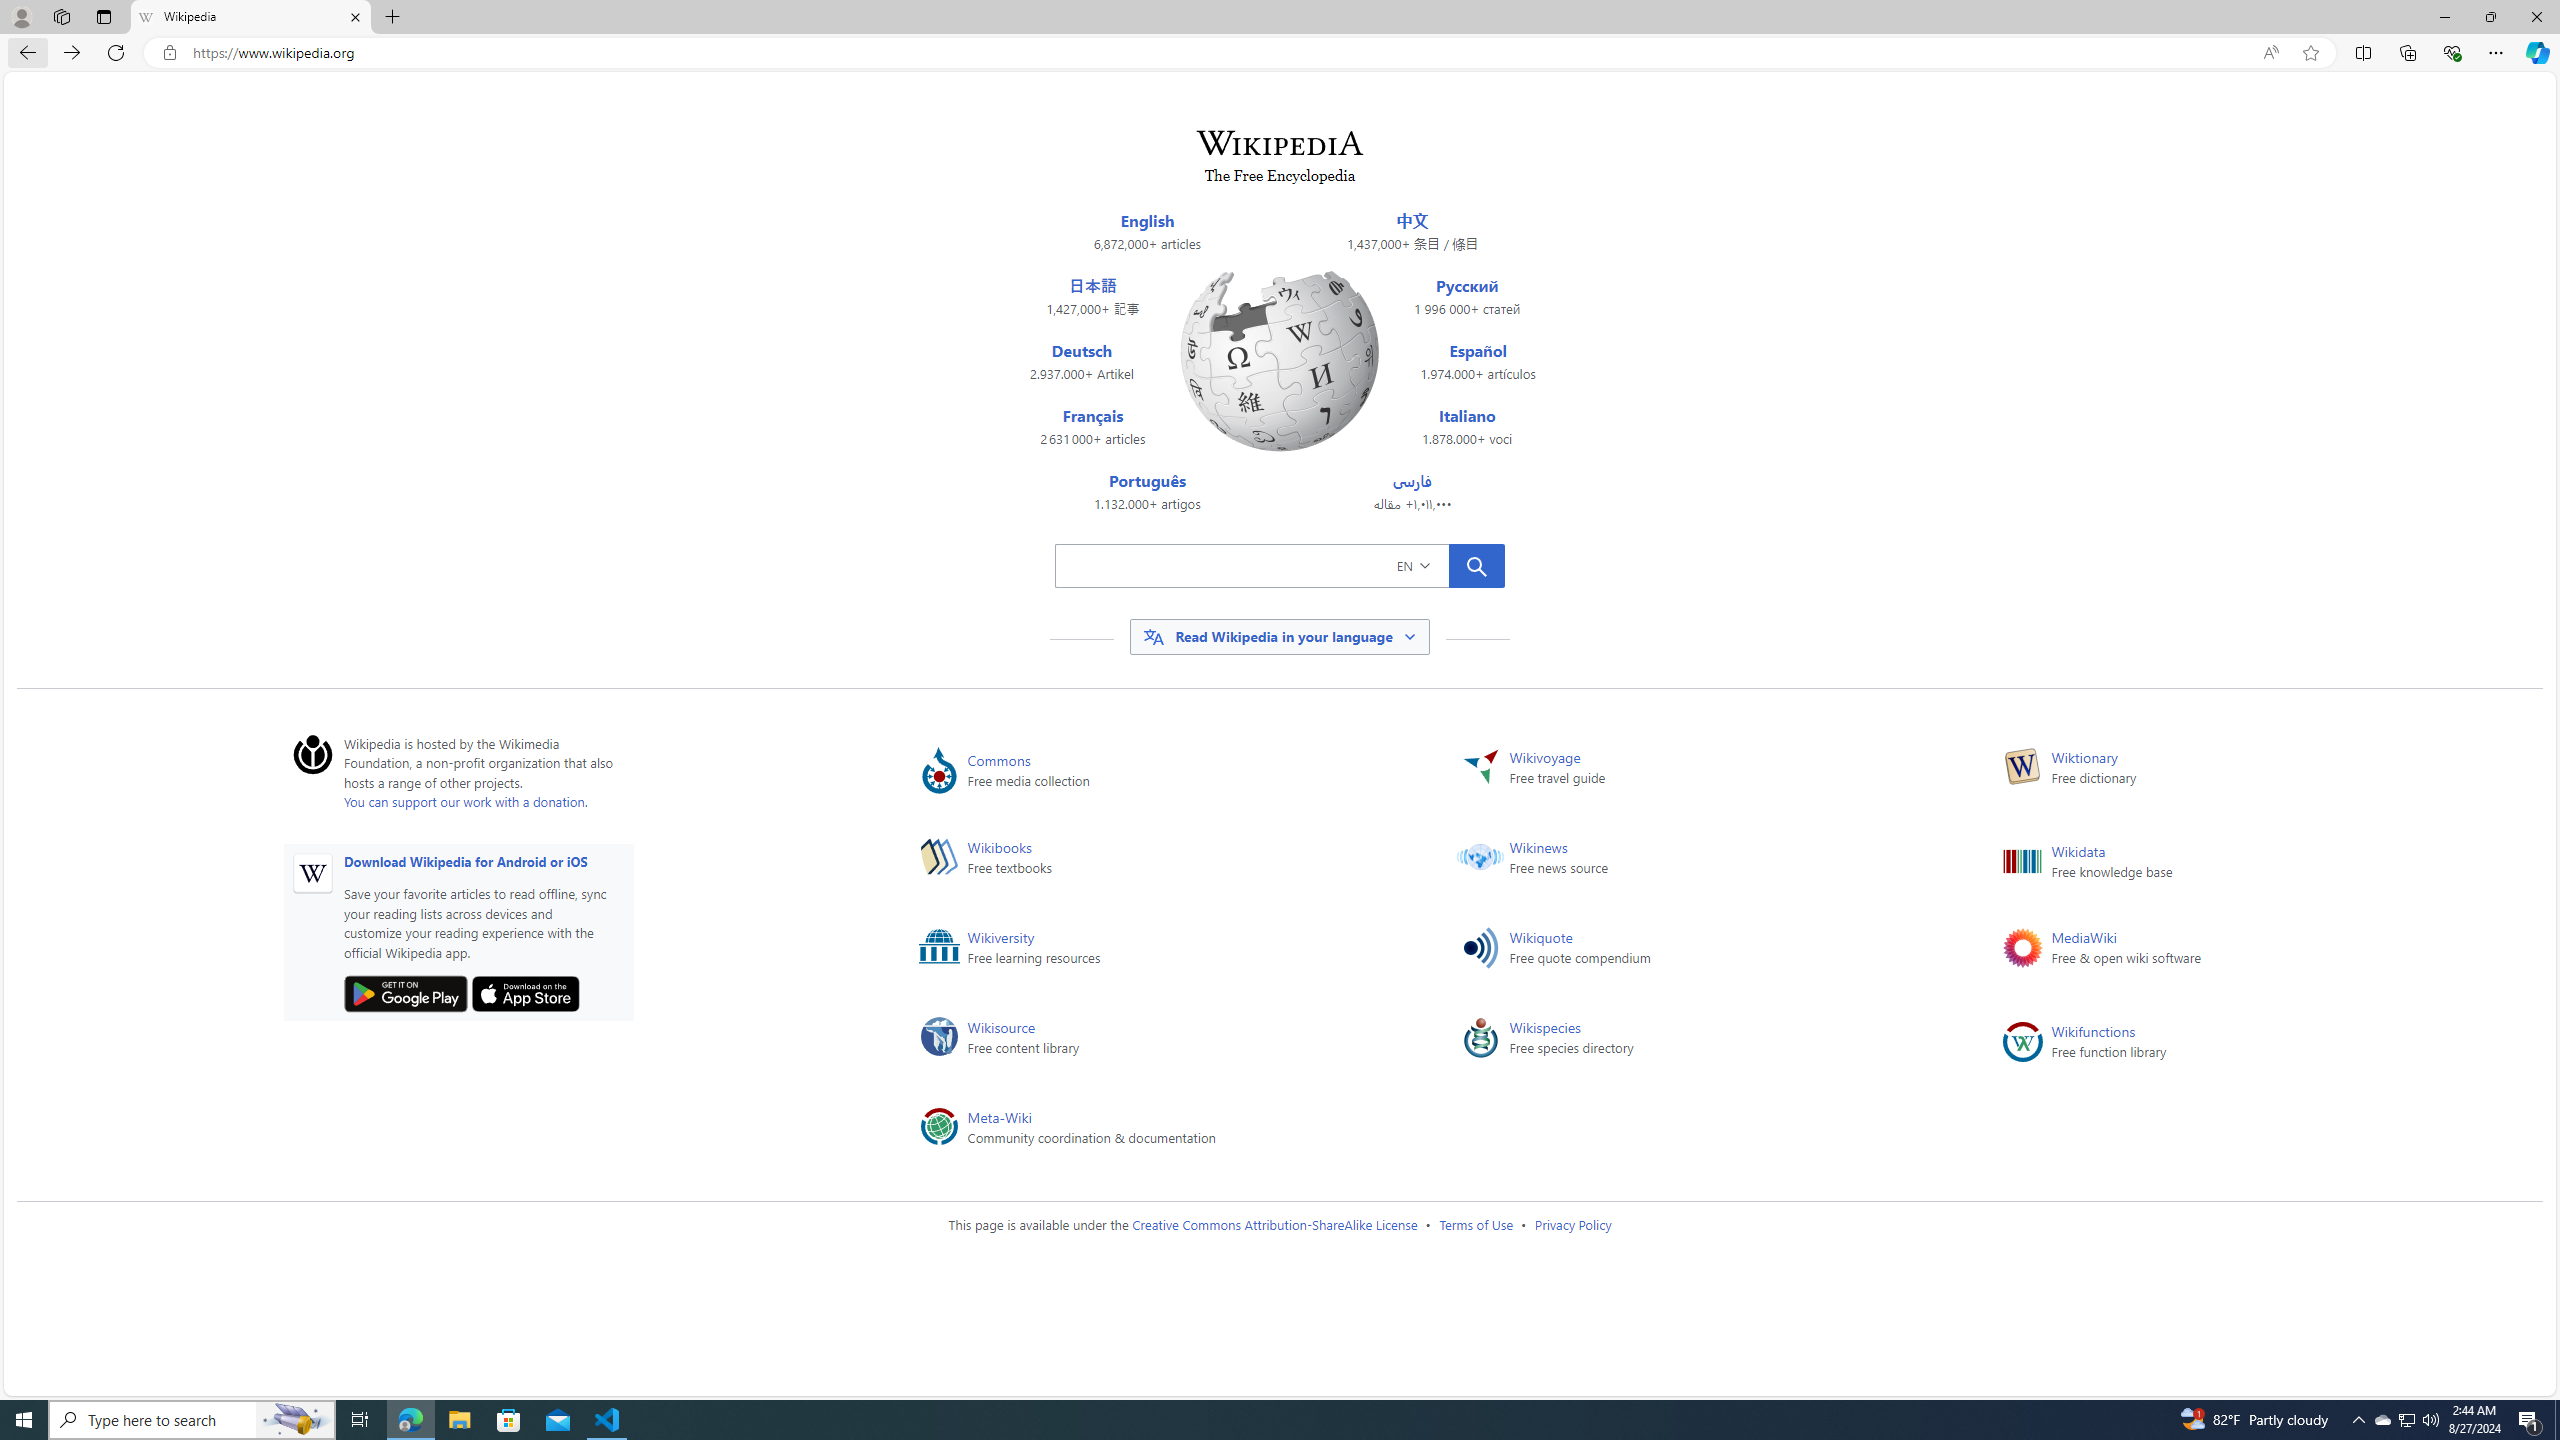 The image size is (2560, 1440). What do you see at coordinates (2241, 770) in the screenshot?
I see `'Wiktionary Free dictionary'` at bounding box center [2241, 770].